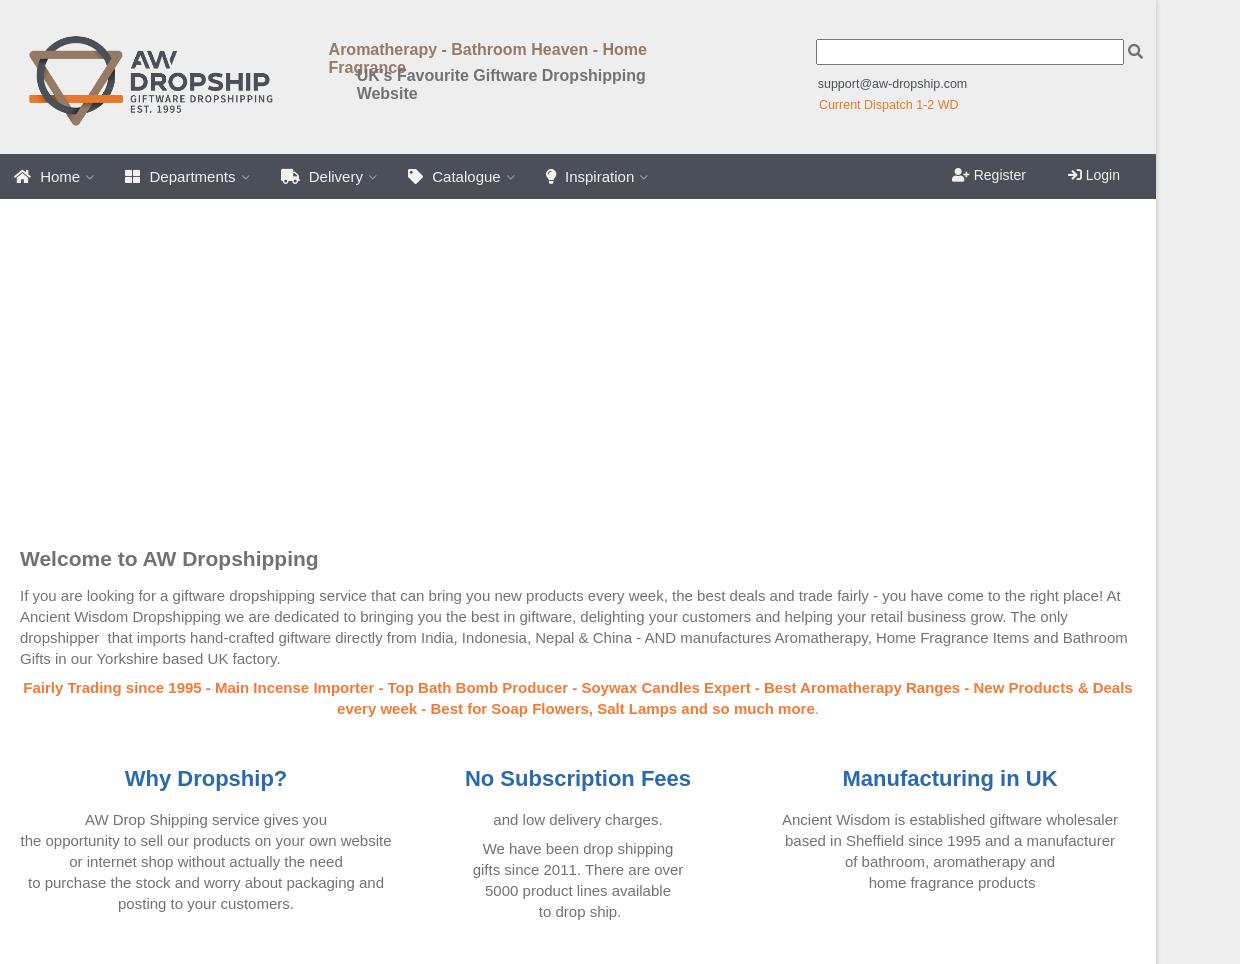 Image resolution: width=1240 pixels, height=964 pixels. Describe the element at coordinates (577, 696) in the screenshot. I see `'Fairly Trading since 1995 - Main Incense Importer - Top Bath Bomb Producer - Soywax Candles Expert - Best Aromatherapy Ranges - New Products & Deals every week - Best for Soap Flowers, Salt Lamps and so much more'` at that location.